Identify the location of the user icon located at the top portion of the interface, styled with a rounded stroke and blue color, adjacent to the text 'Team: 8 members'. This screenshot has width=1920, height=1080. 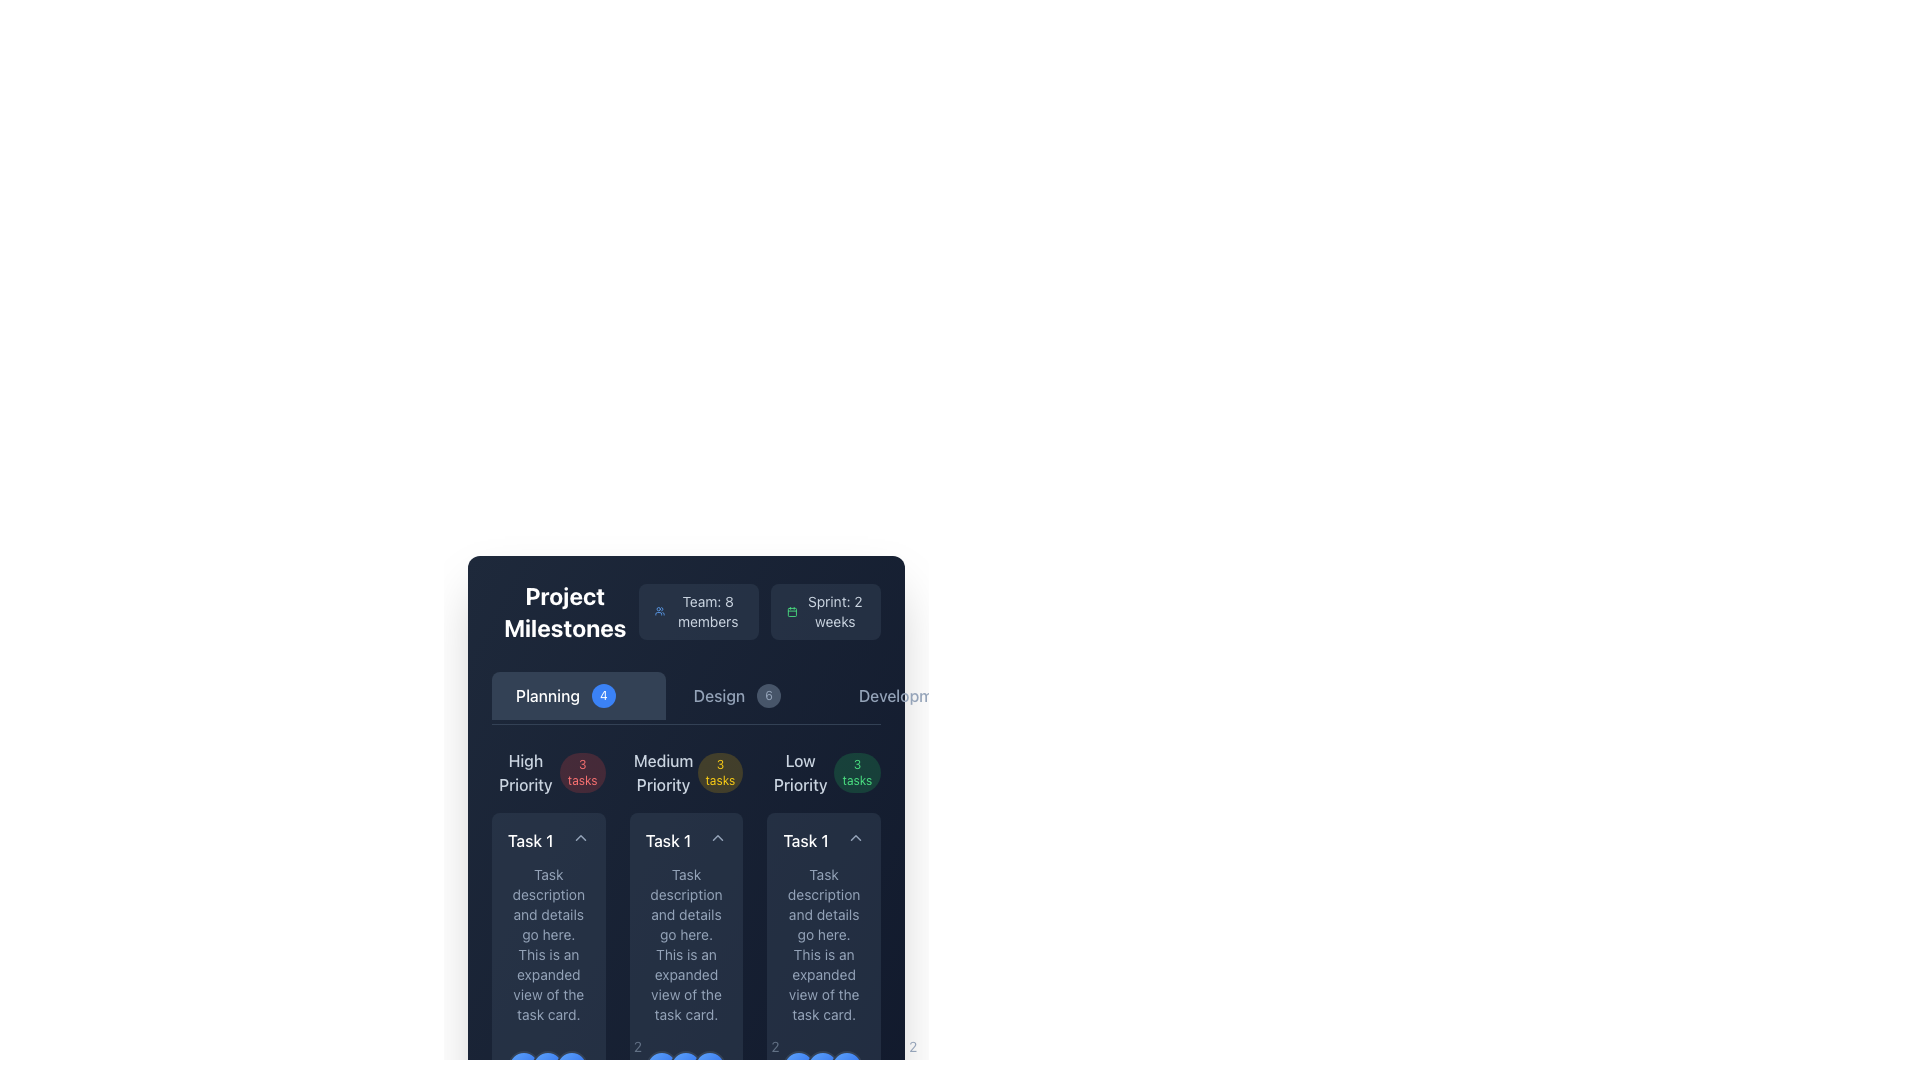
(660, 611).